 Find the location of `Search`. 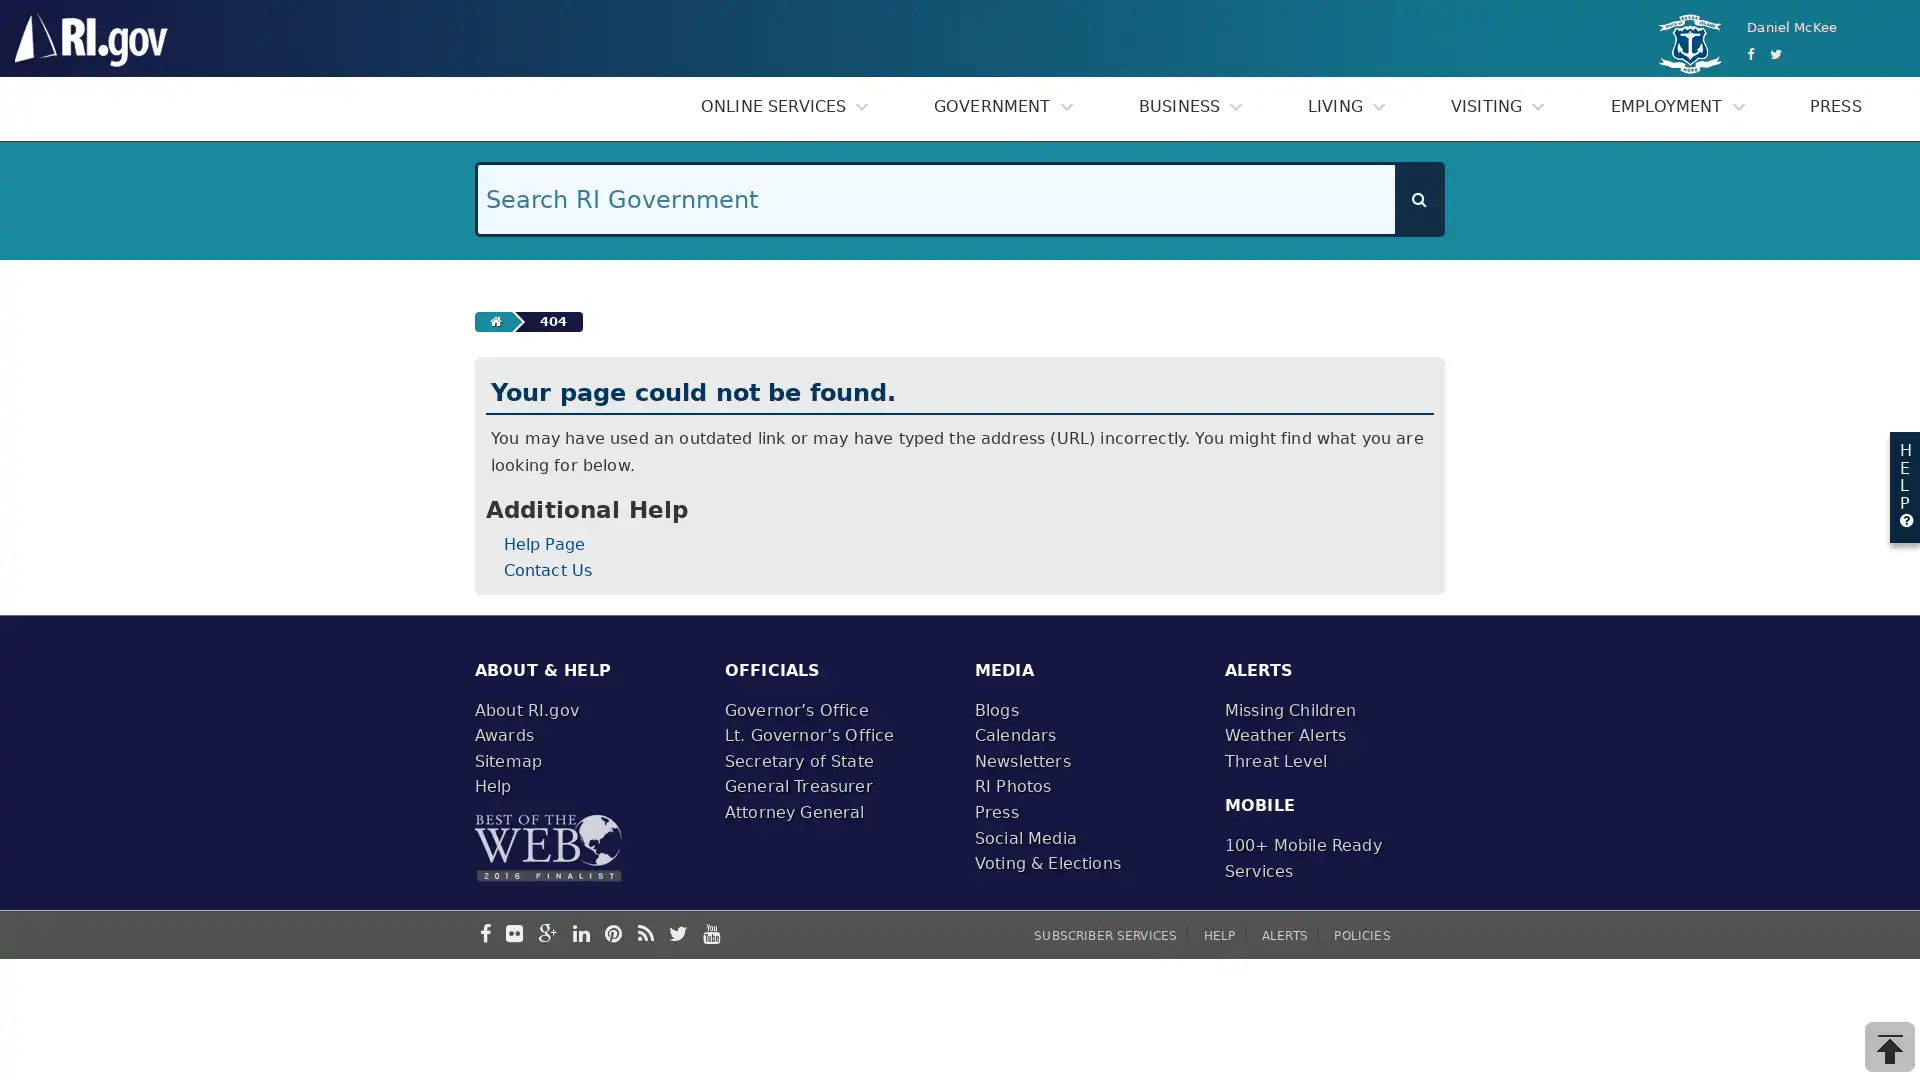

Search is located at coordinates (1418, 199).